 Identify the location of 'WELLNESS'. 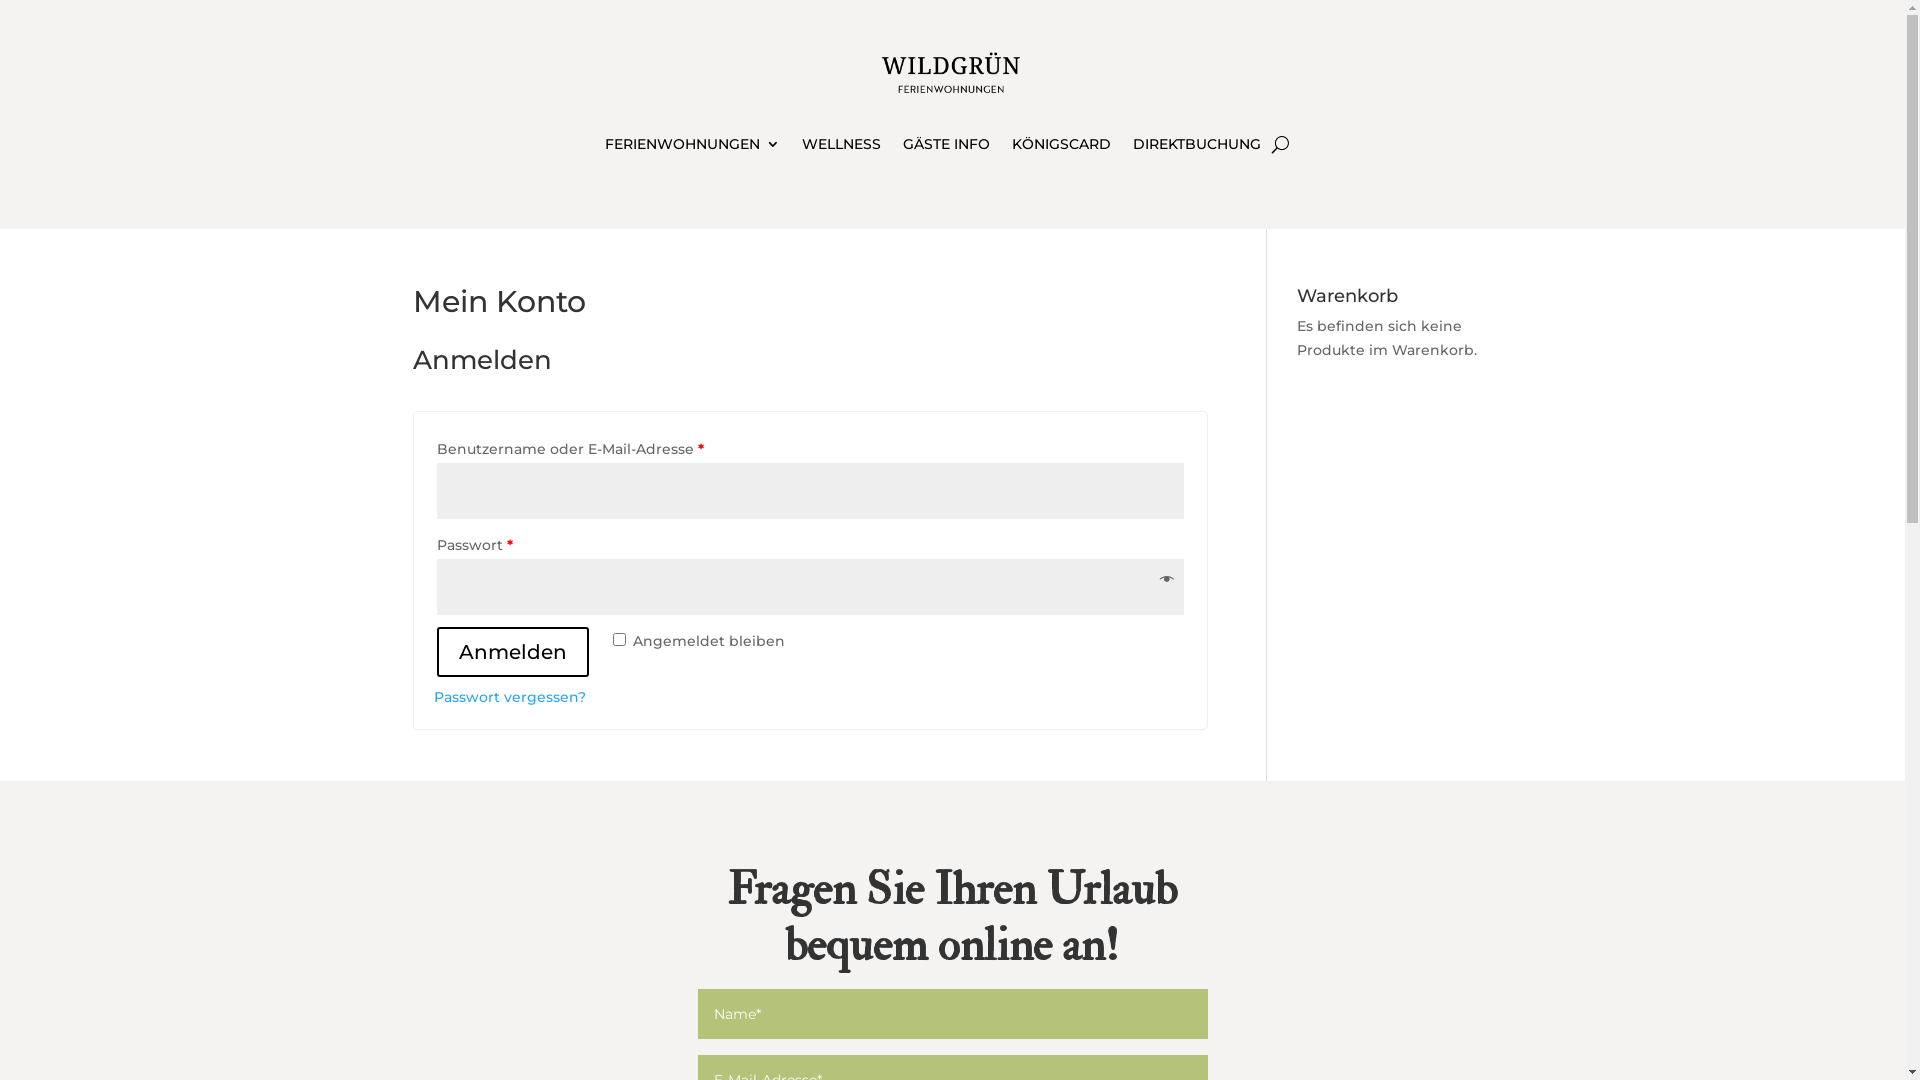
(801, 146).